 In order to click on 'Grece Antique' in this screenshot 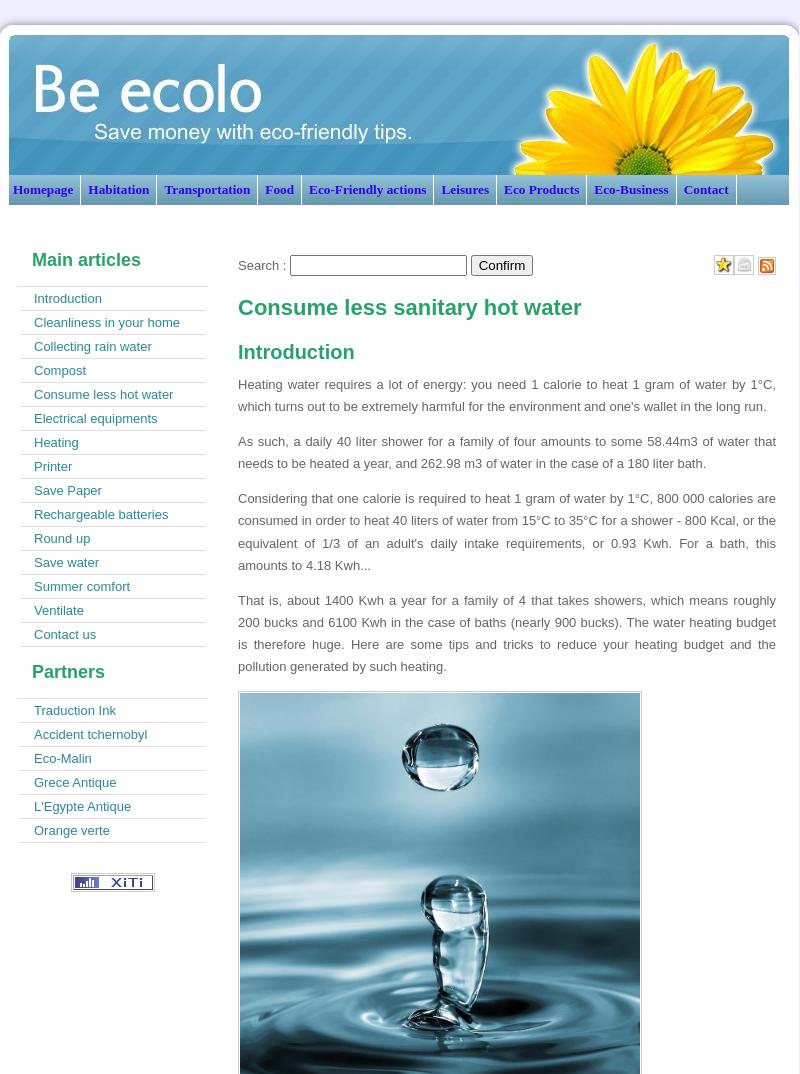, I will do `click(75, 781)`.